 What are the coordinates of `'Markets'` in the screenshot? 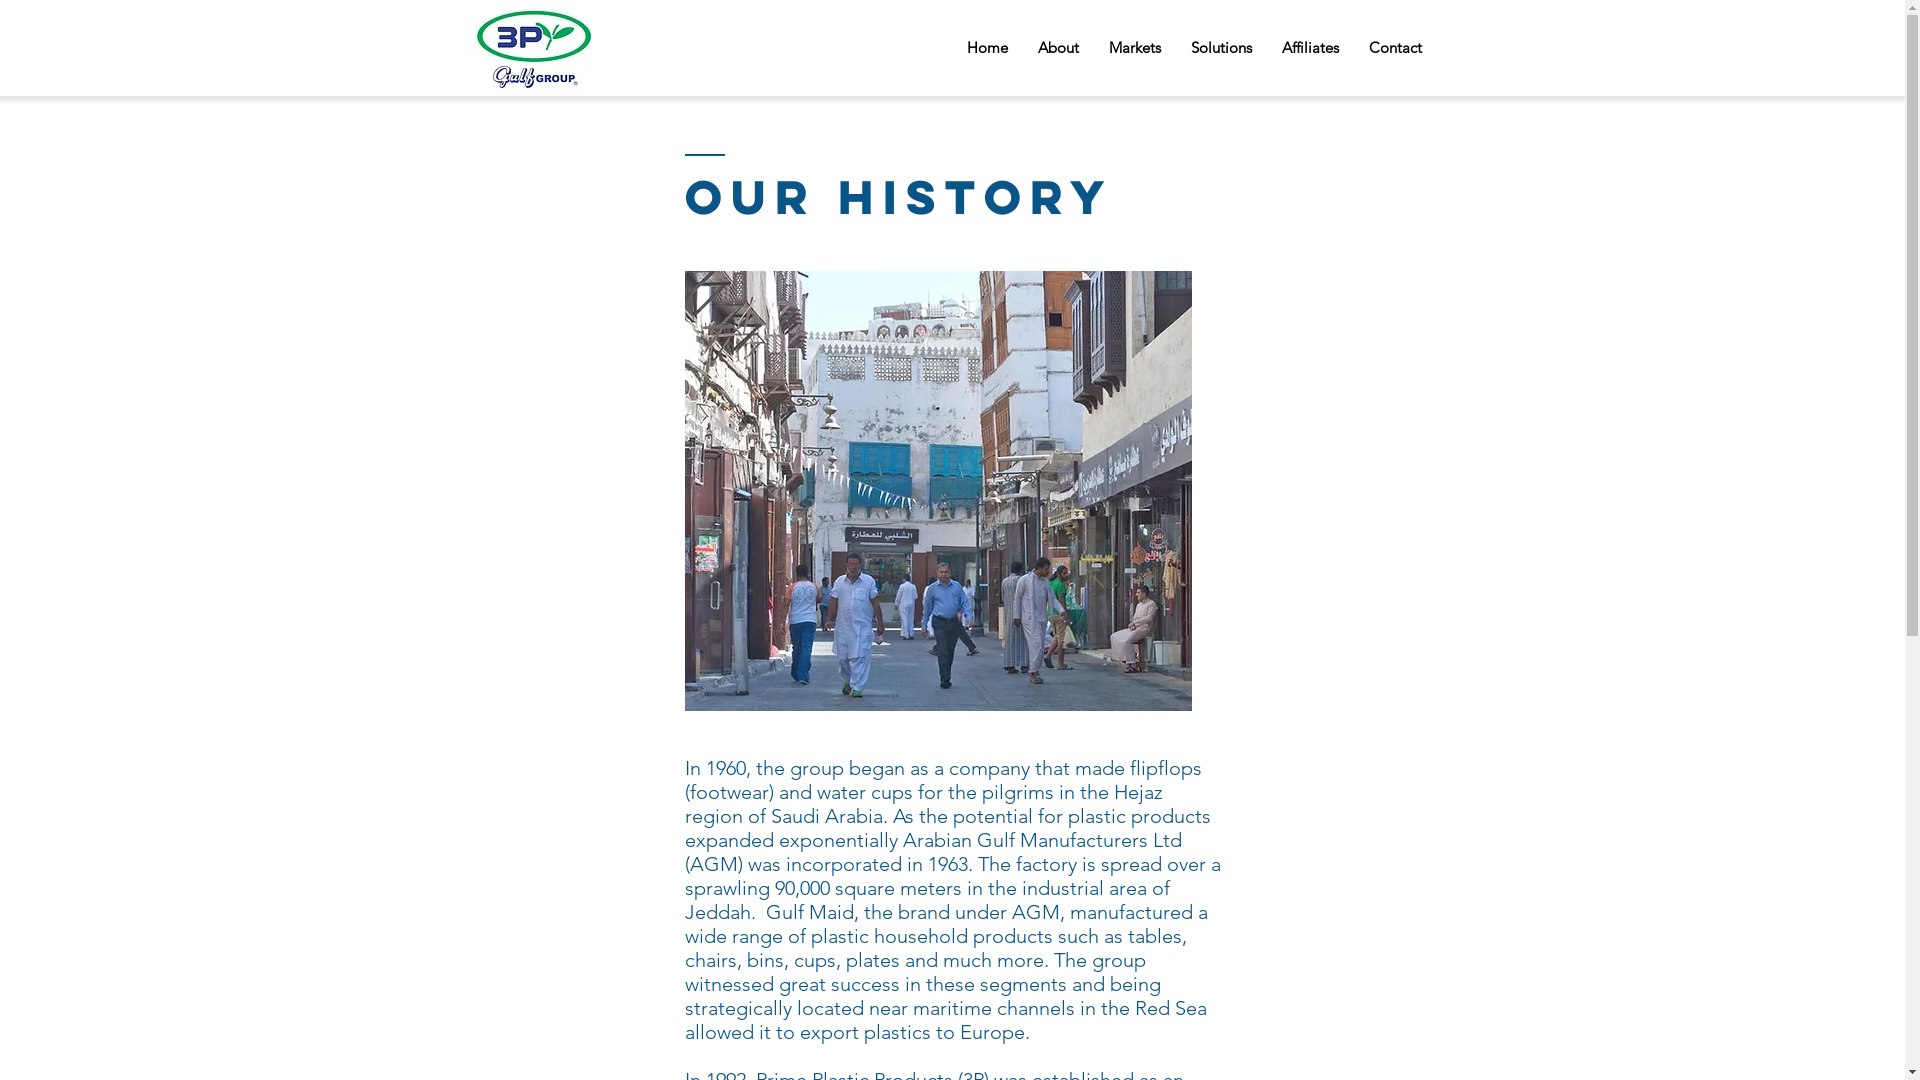 It's located at (1134, 46).